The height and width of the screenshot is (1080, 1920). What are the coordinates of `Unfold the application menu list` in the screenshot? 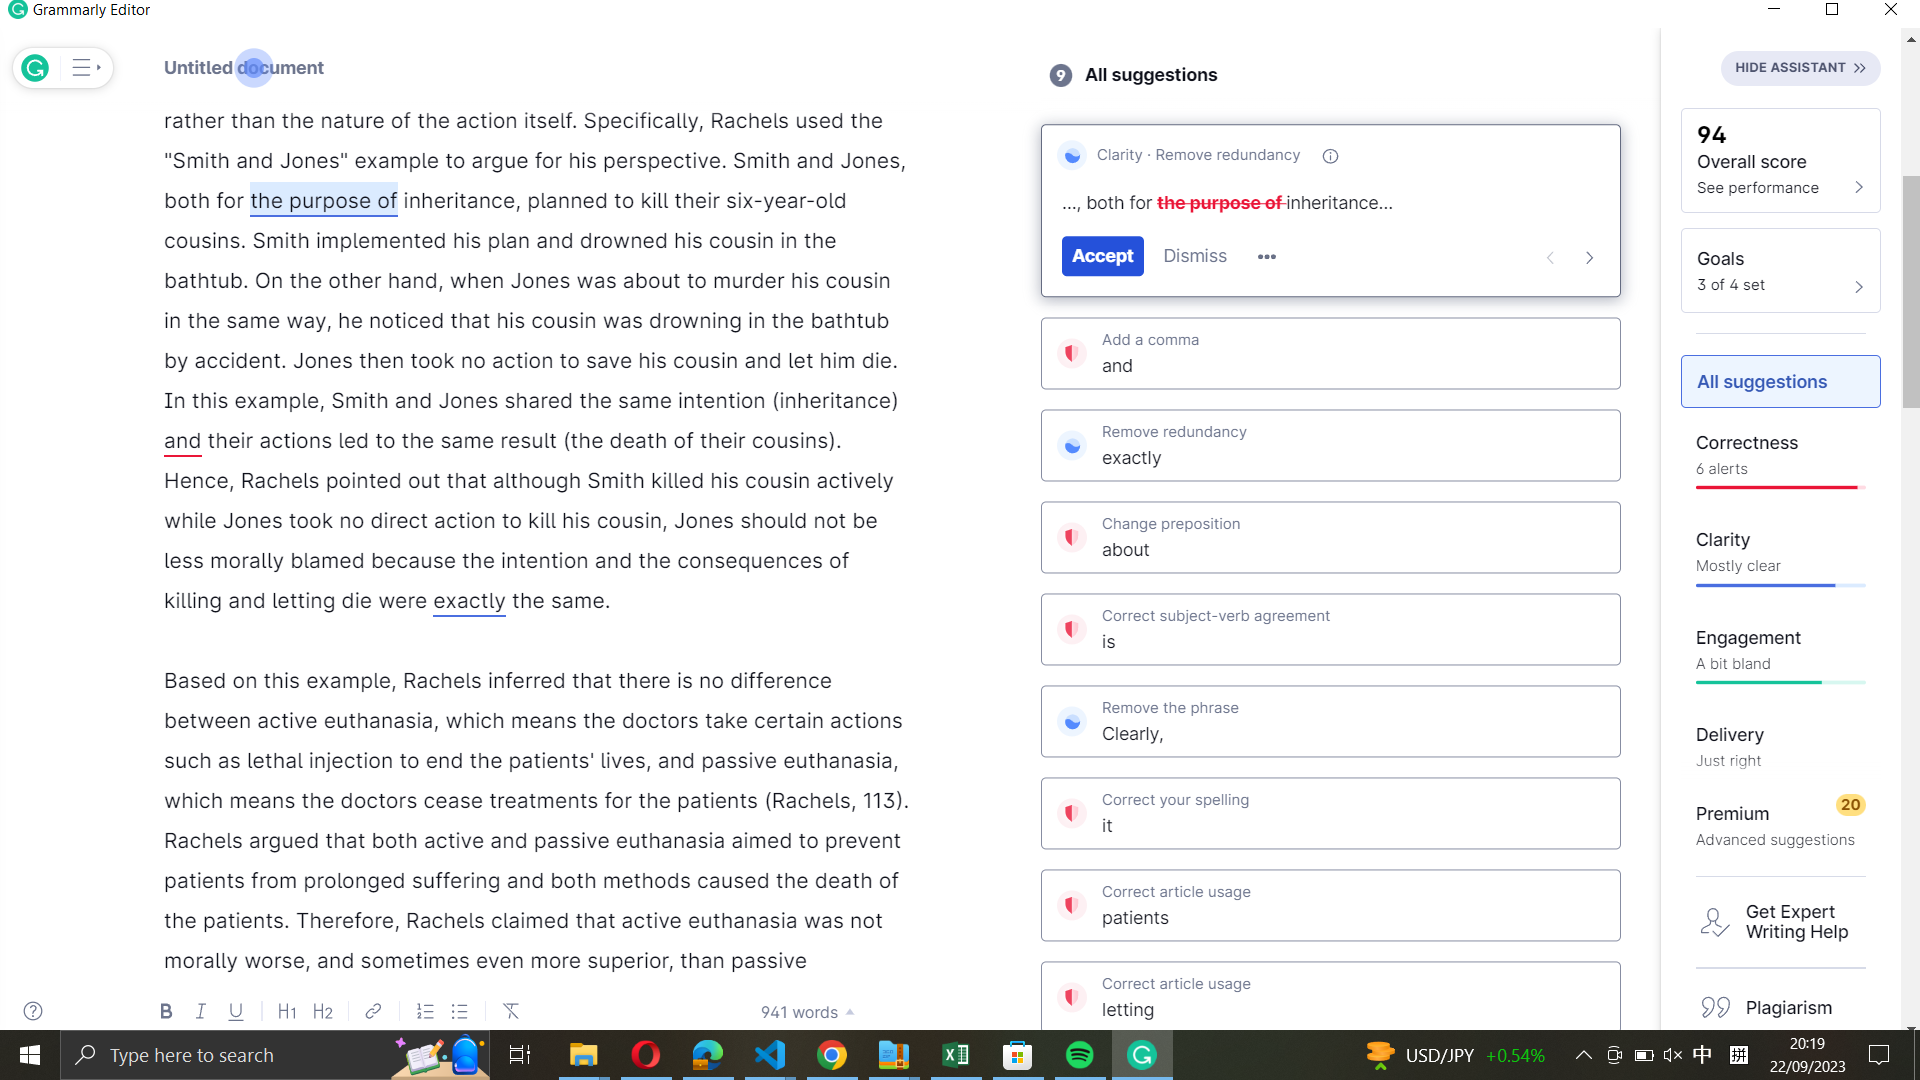 It's located at (82, 67).